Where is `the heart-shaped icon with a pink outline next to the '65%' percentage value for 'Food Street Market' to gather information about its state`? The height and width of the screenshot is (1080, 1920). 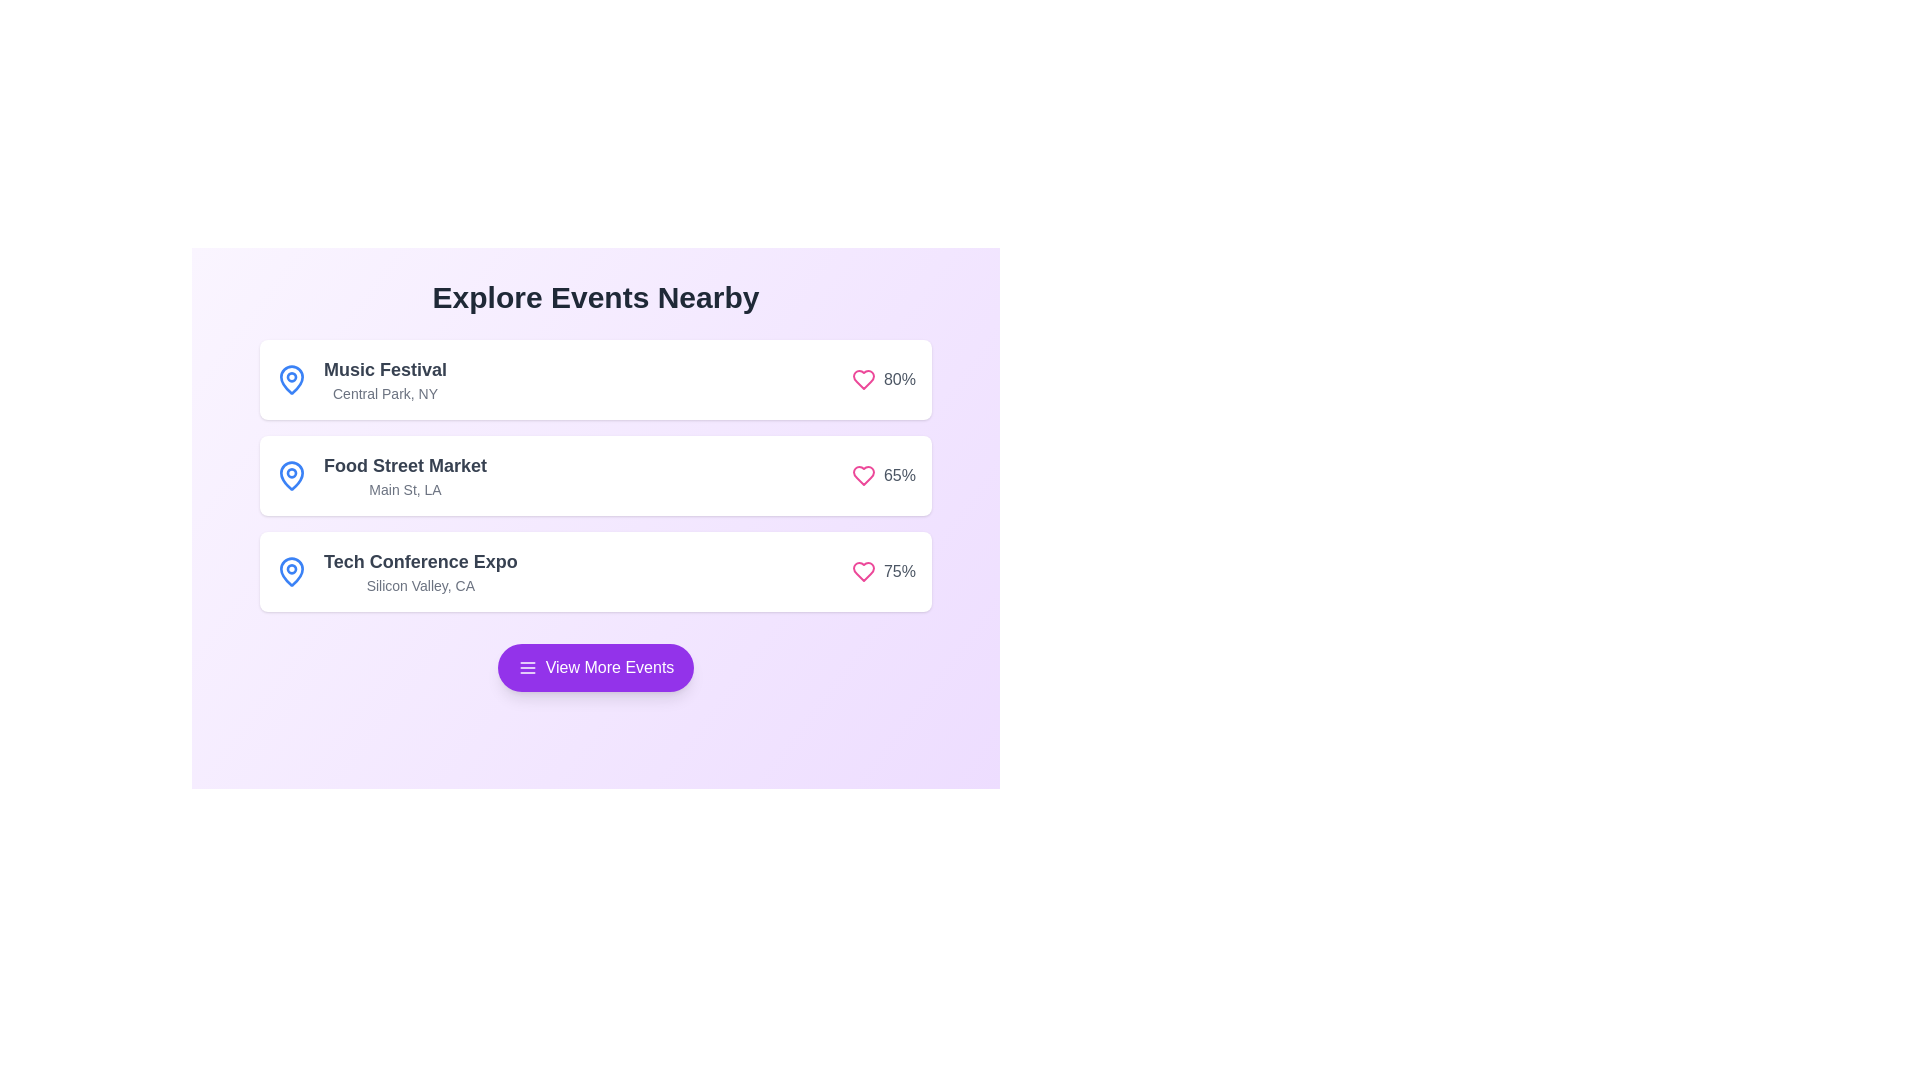 the heart-shaped icon with a pink outline next to the '65%' percentage value for 'Food Street Market' to gather information about its state is located at coordinates (864, 571).